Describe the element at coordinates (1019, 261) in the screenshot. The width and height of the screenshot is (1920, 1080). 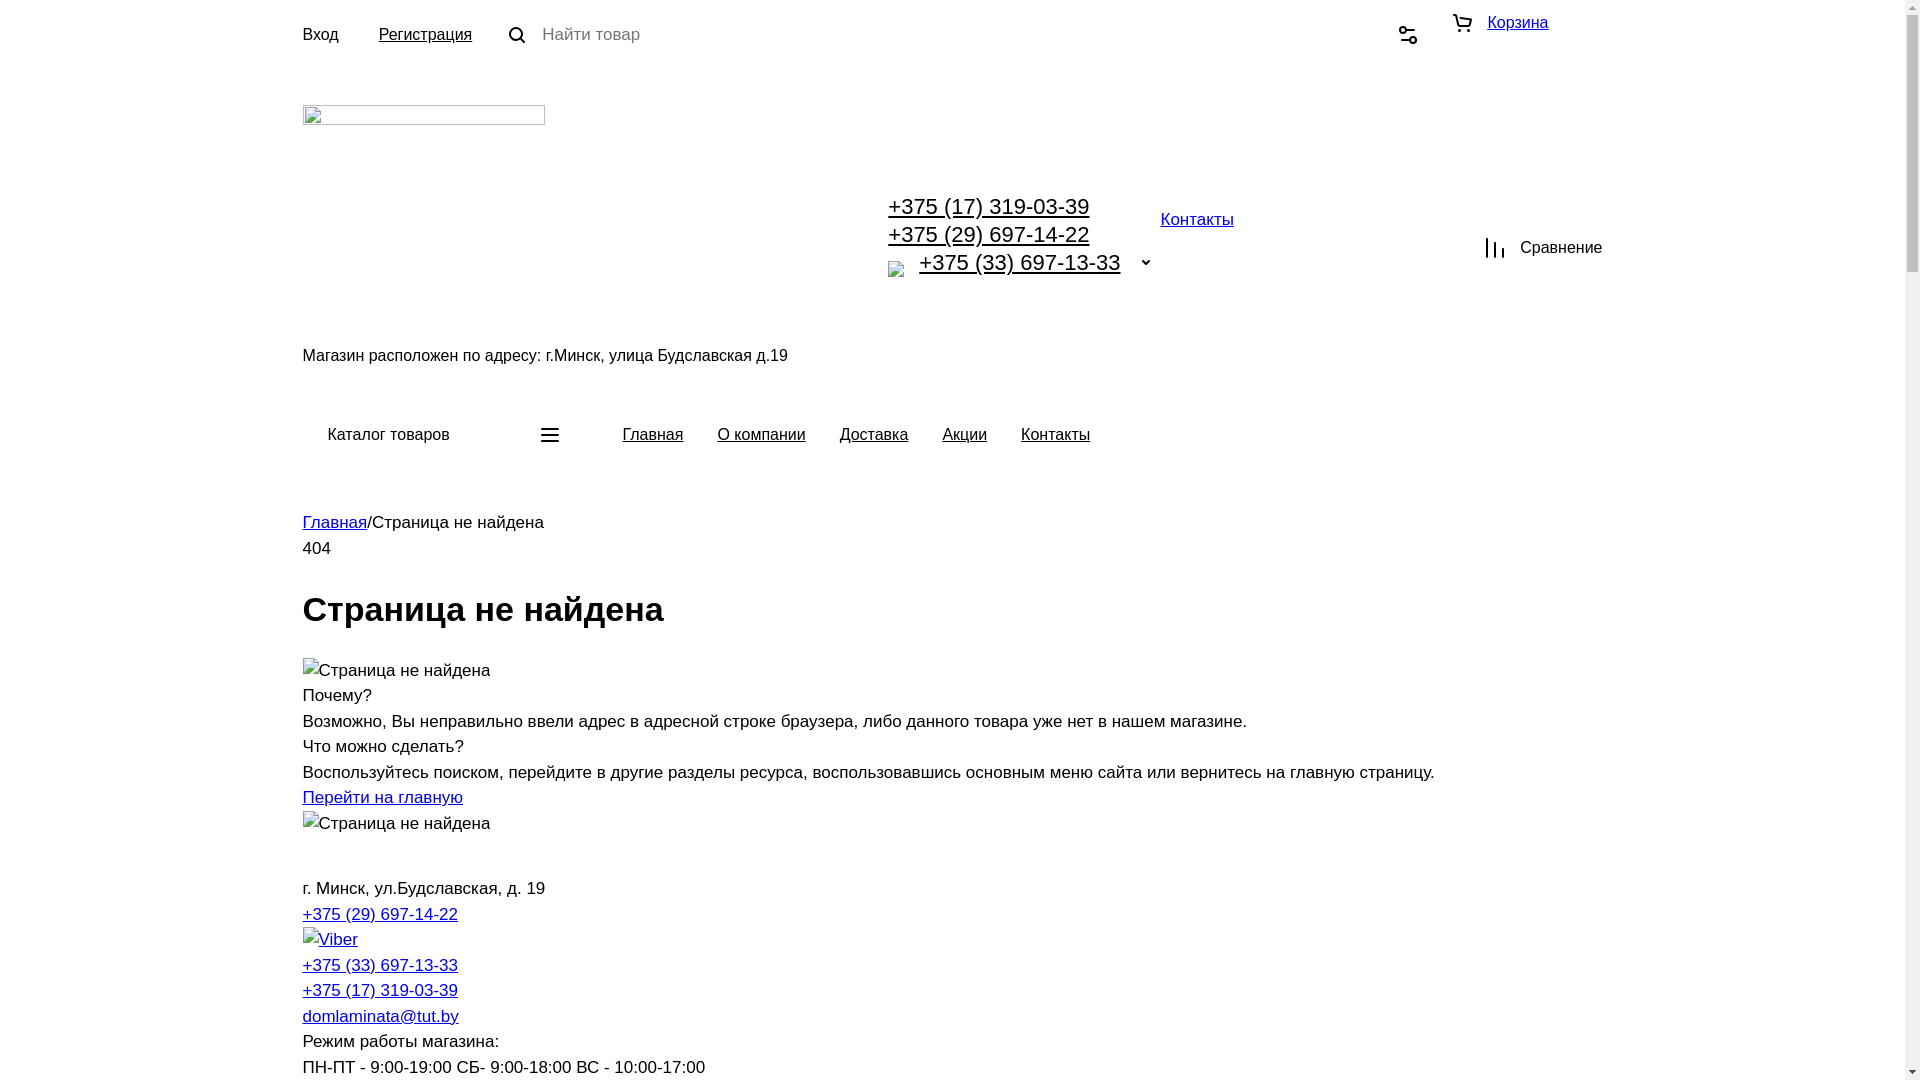
I see `'+375 (33) 697-13-33'` at that location.